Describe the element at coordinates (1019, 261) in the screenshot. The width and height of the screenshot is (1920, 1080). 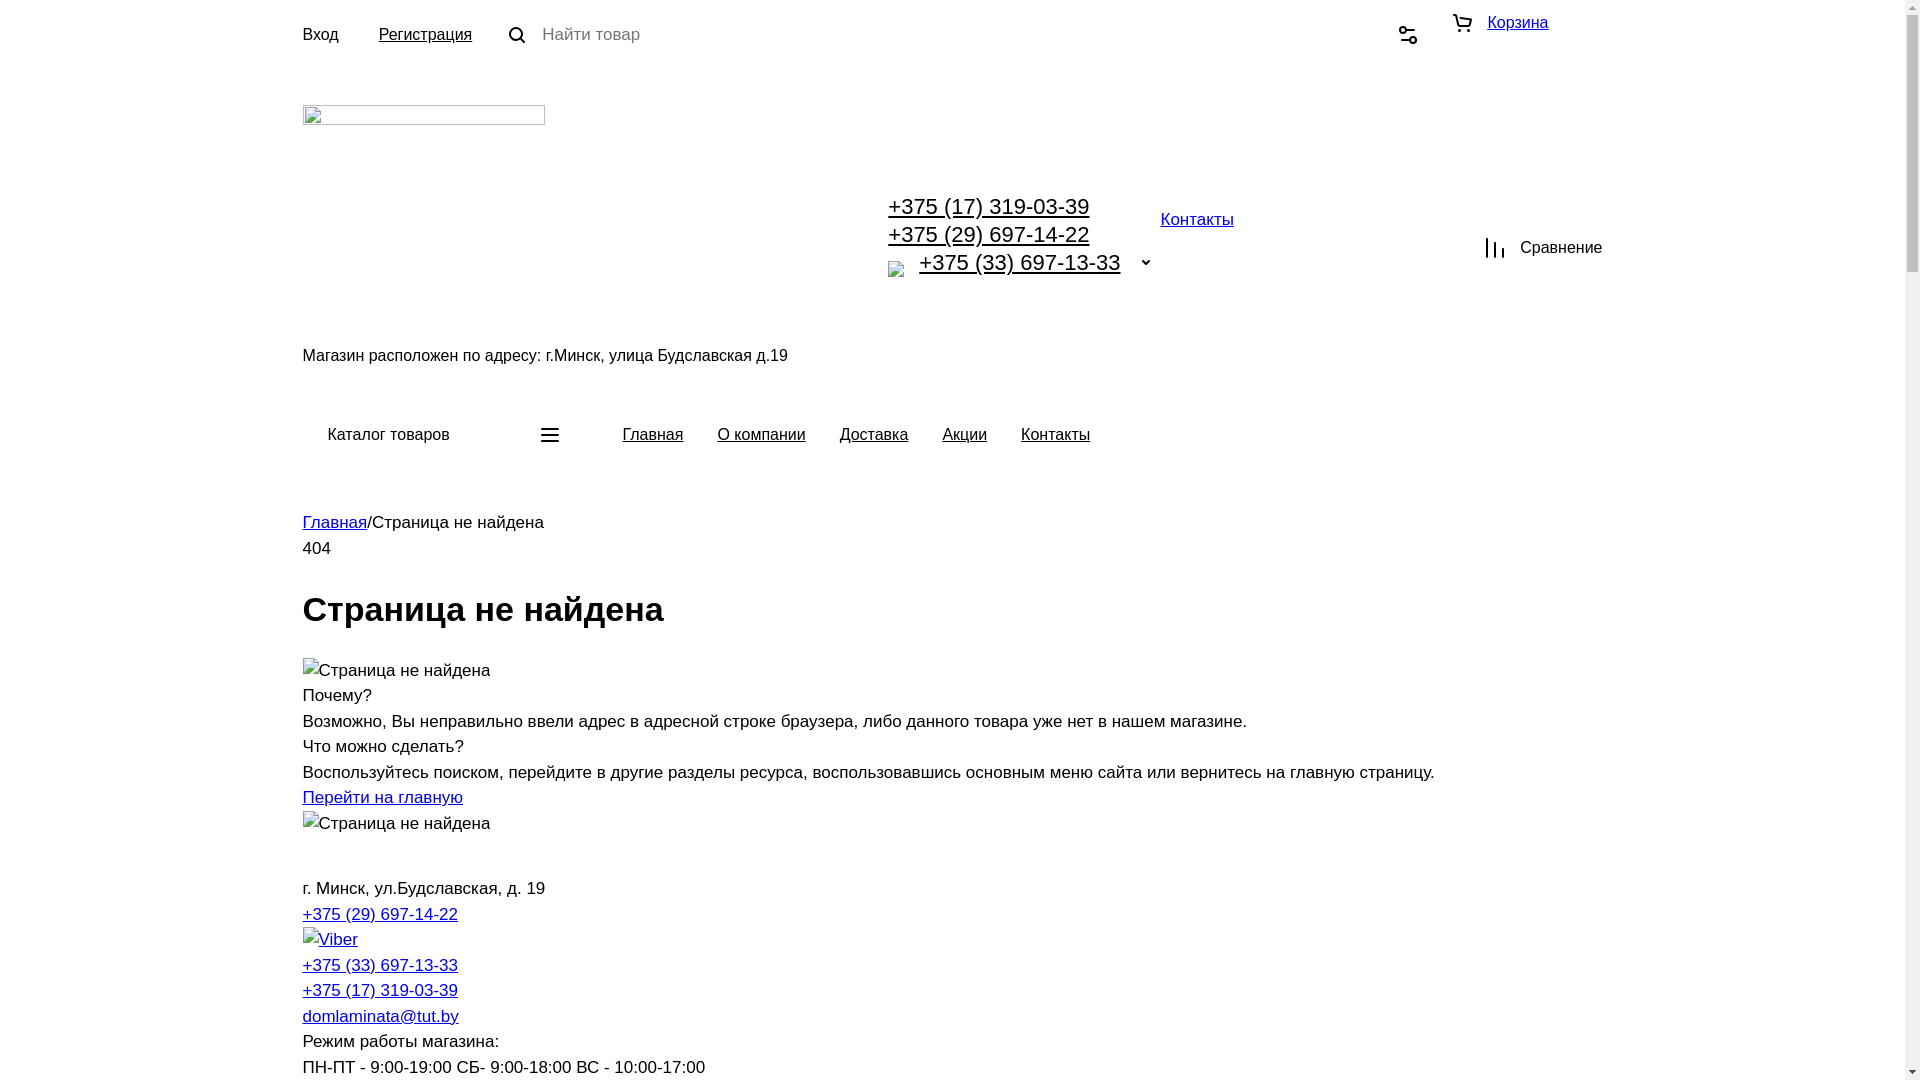
I see `'+375 (33) 697-13-33'` at that location.